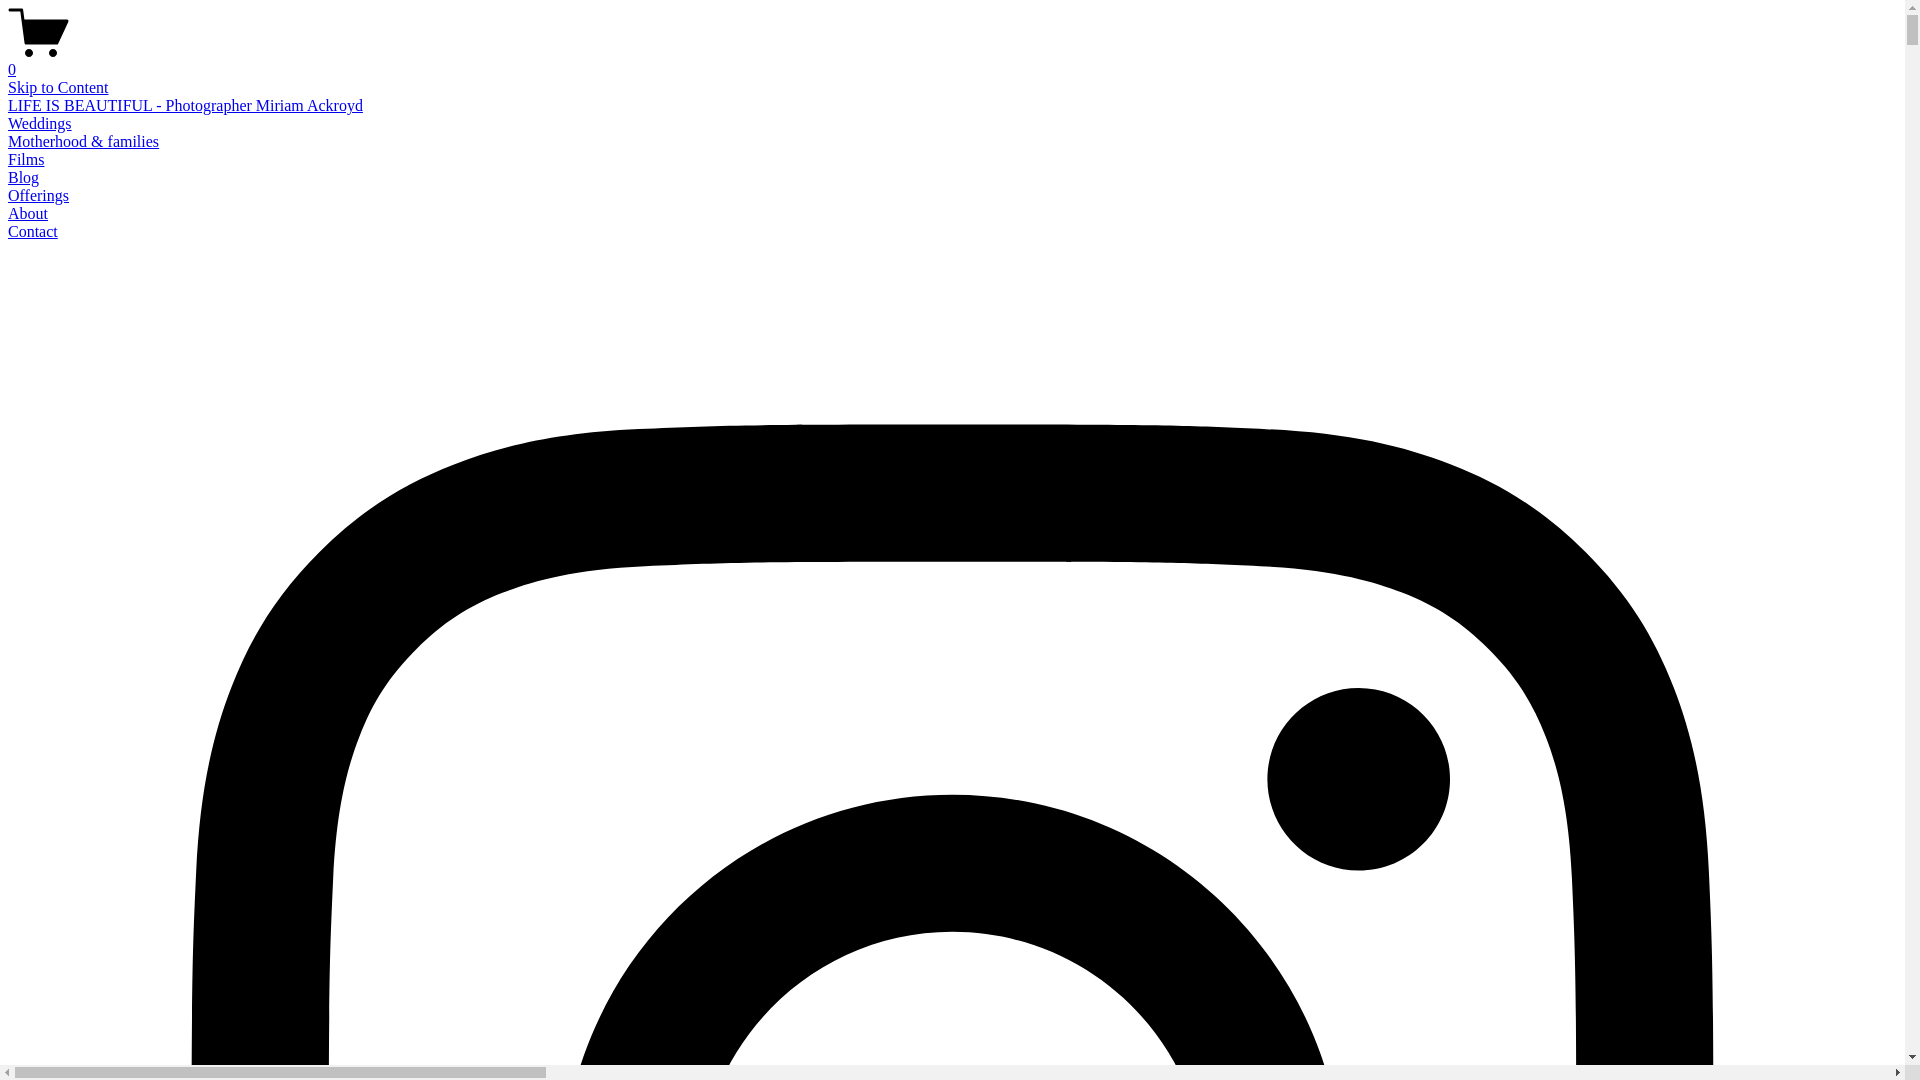 The width and height of the screenshot is (1920, 1080). What do you see at coordinates (25, 158) in the screenshot?
I see `'Films'` at bounding box center [25, 158].